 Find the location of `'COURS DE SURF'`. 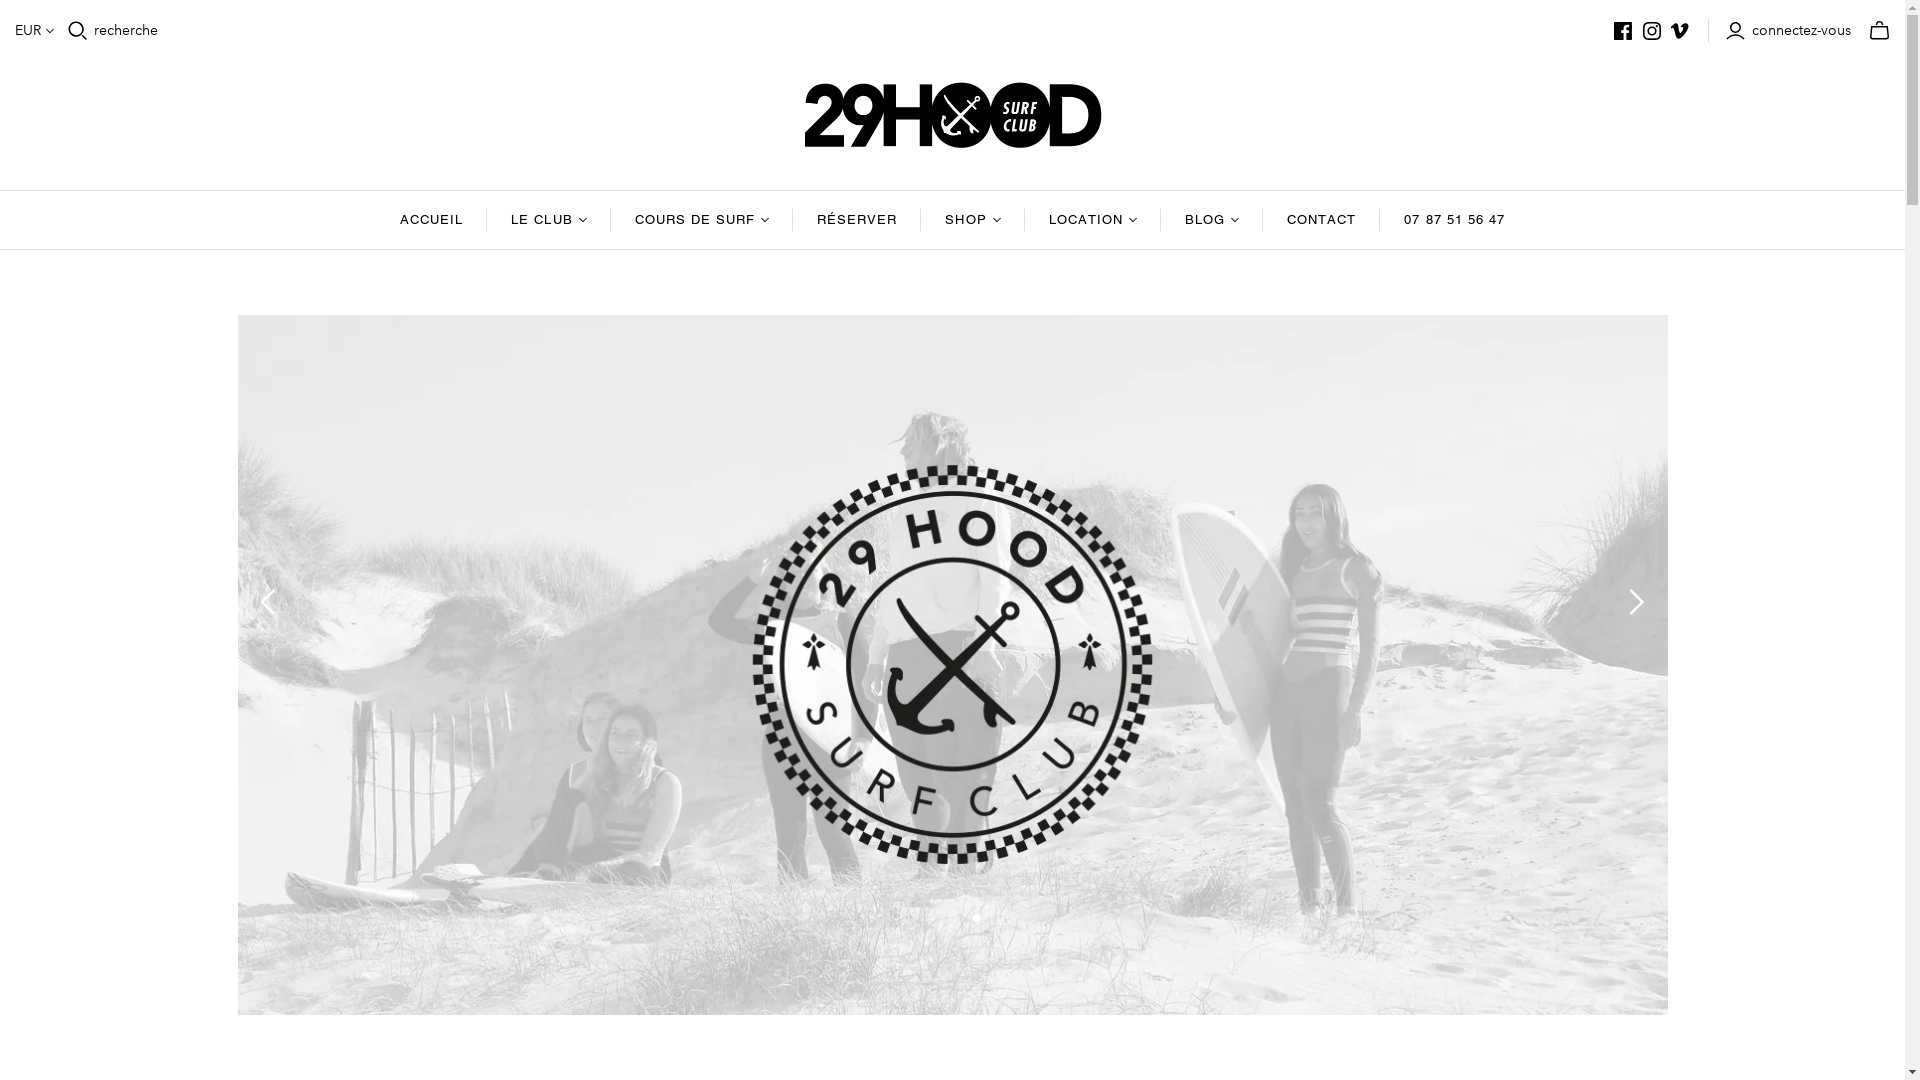

'COURS DE SURF' is located at coordinates (702, 219).